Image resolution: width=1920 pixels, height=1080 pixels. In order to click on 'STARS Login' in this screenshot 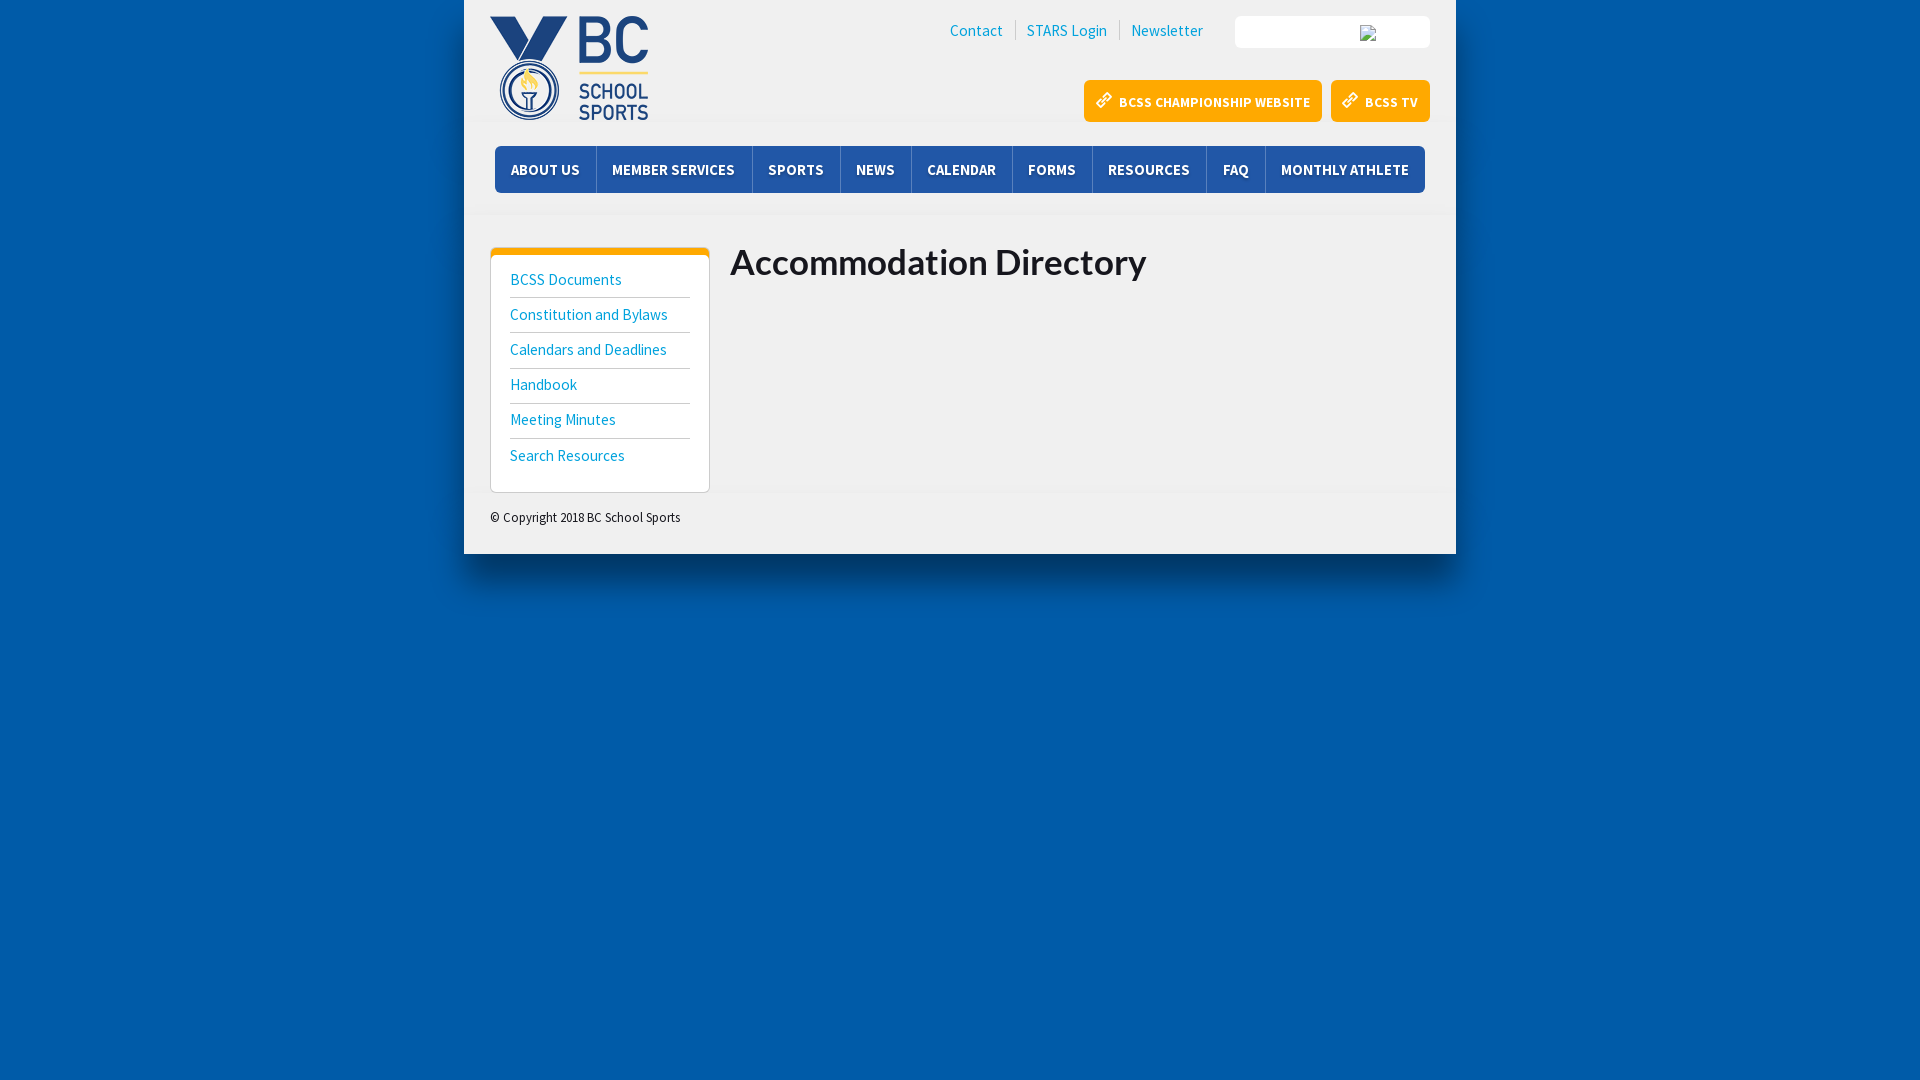, I will do `click(1065, 30)`.